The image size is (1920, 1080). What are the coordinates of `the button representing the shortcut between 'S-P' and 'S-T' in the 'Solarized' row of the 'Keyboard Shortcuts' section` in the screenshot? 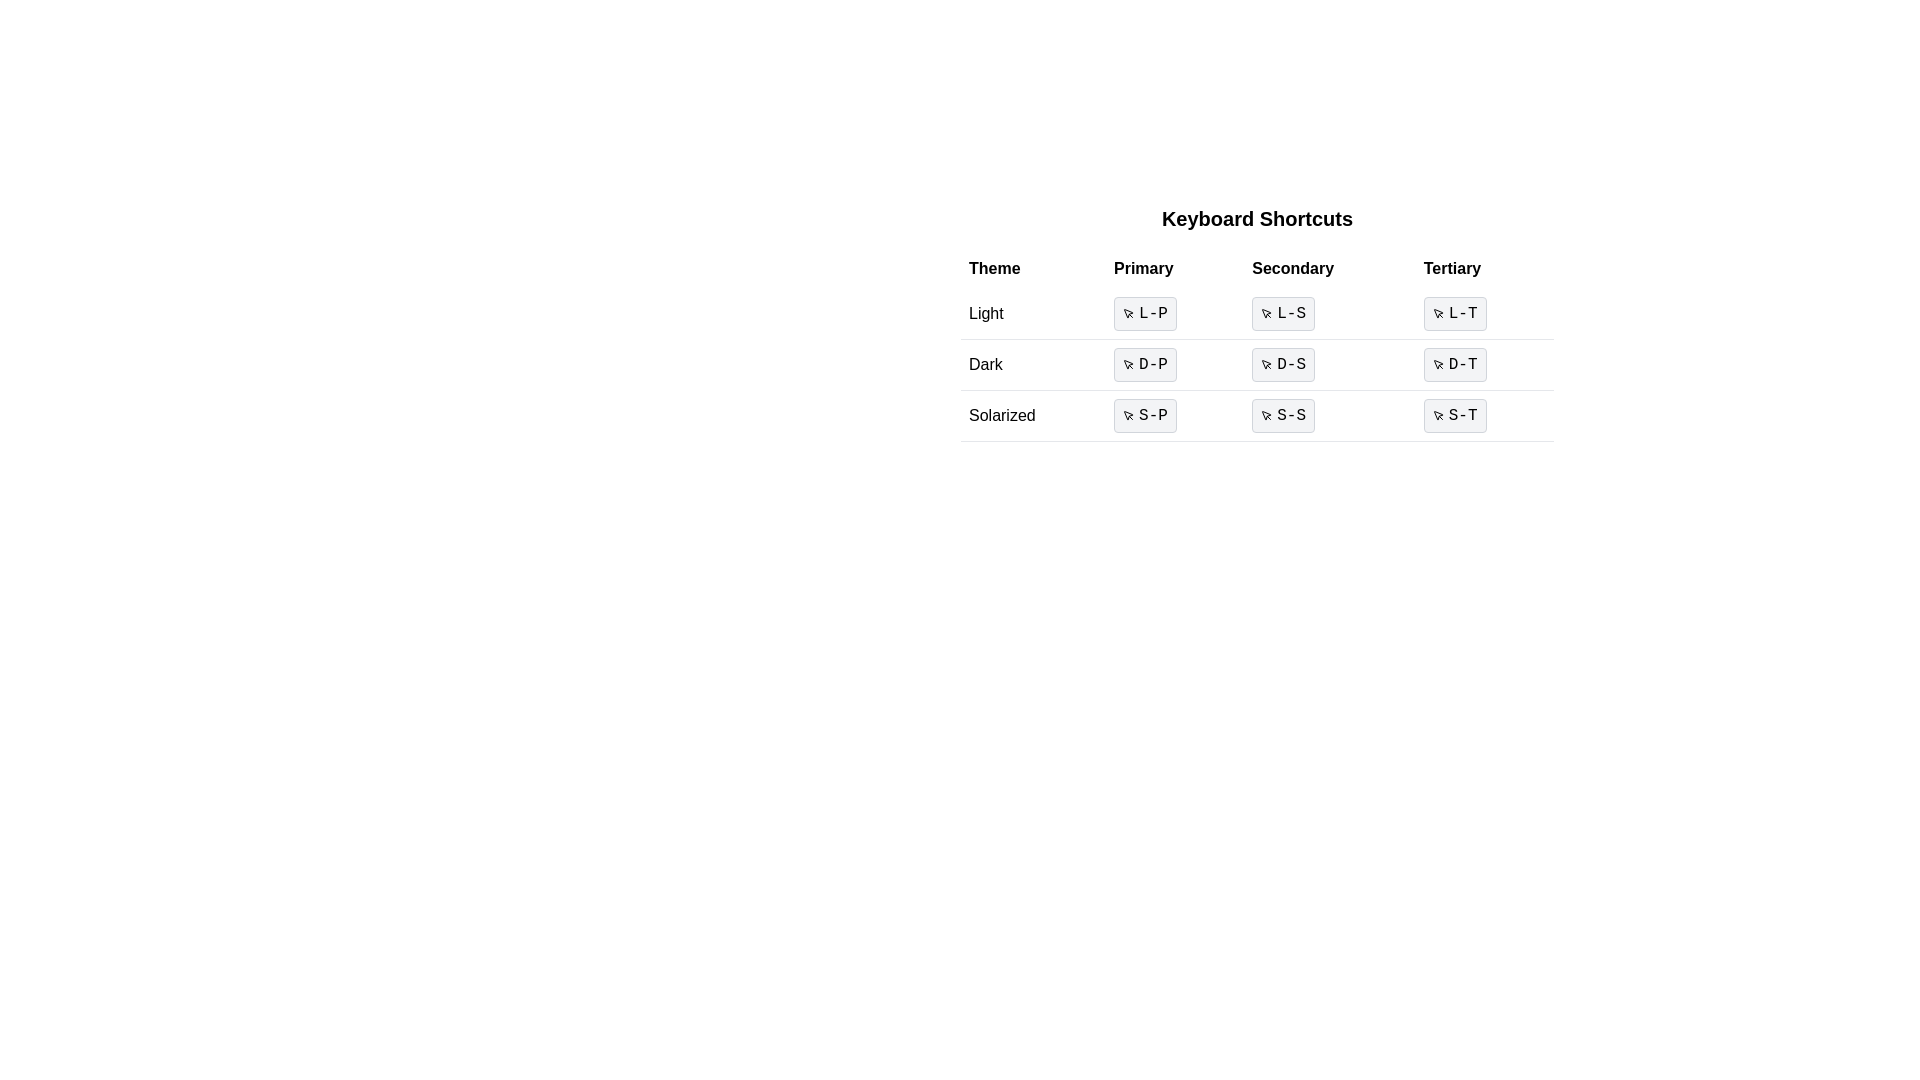 It's located at (1256, 415).